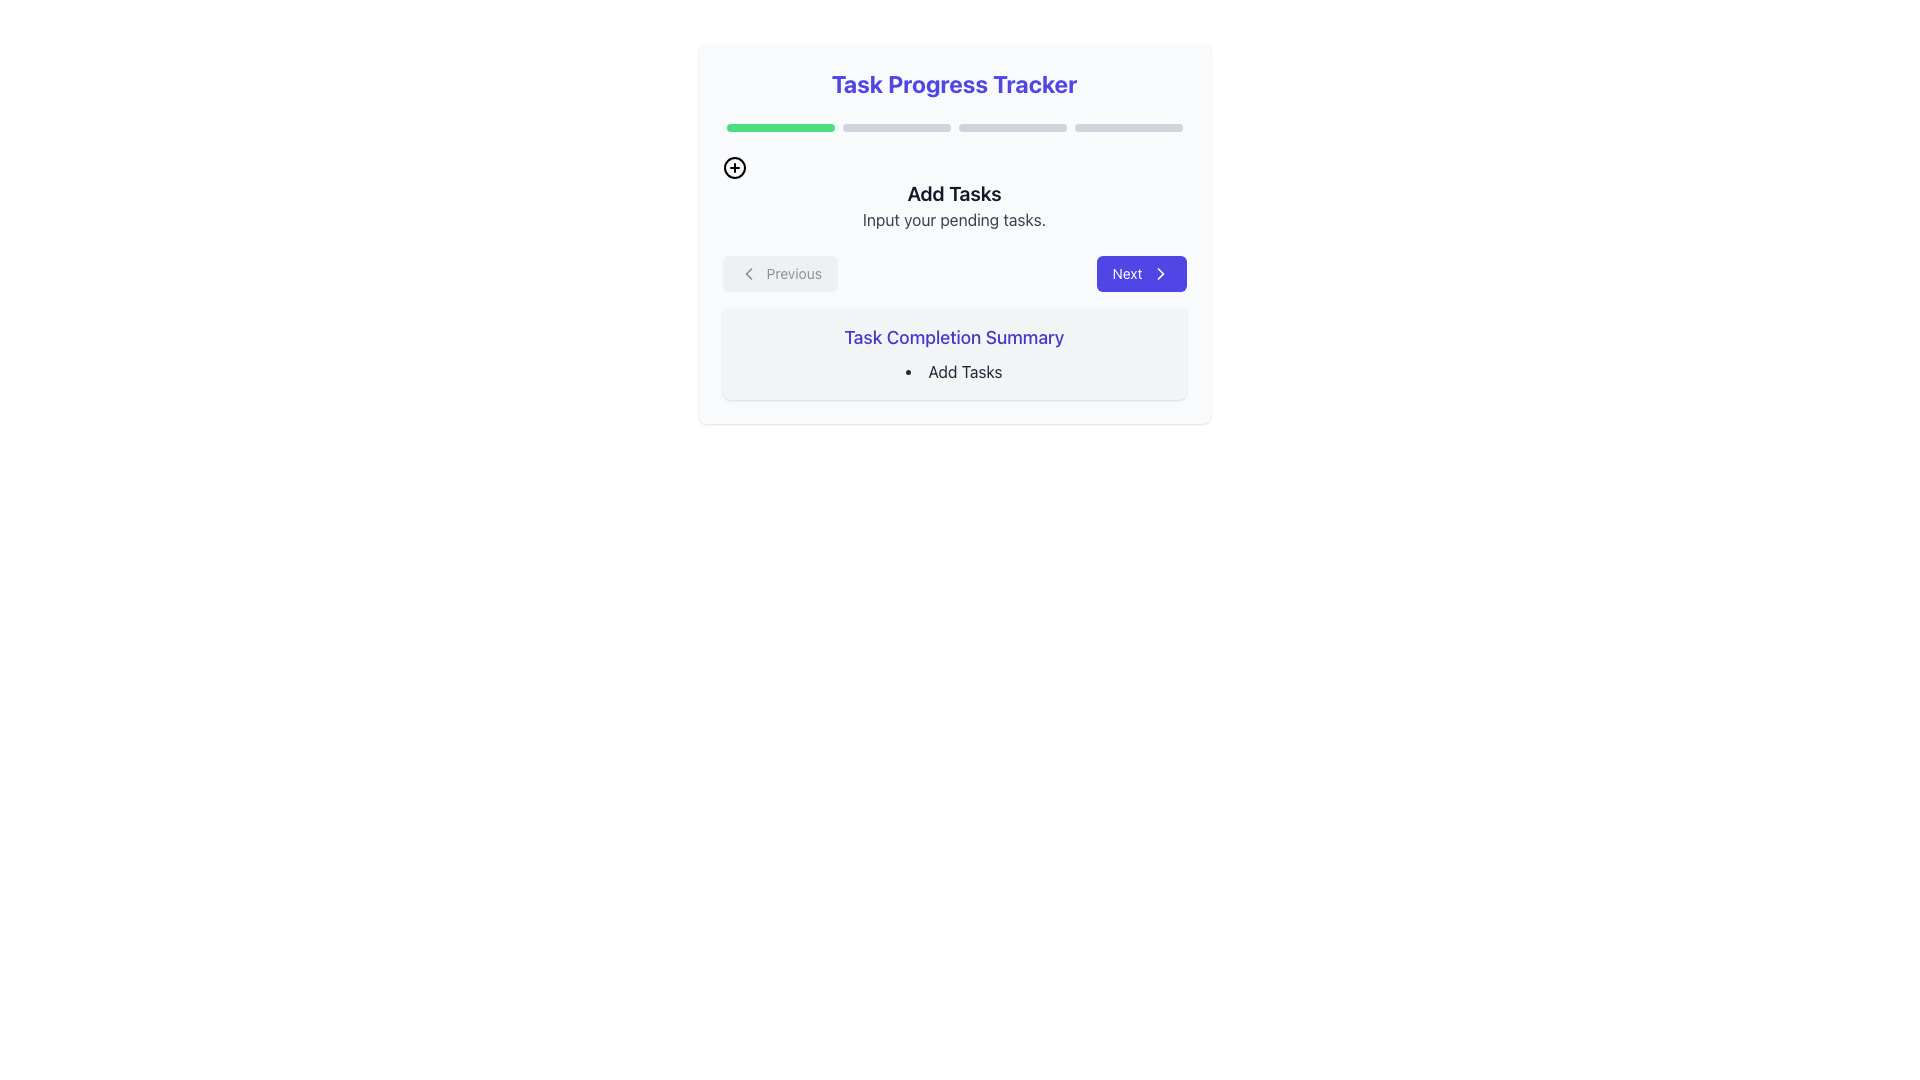  What do you see at coordinates (1012, 127) in the screenshot?
I see `the third progress bar segment in the progress tracker, which is located below the 'Task Progress Tracker' title and between the second and fourth bars` at bounding box center [1012, 127].